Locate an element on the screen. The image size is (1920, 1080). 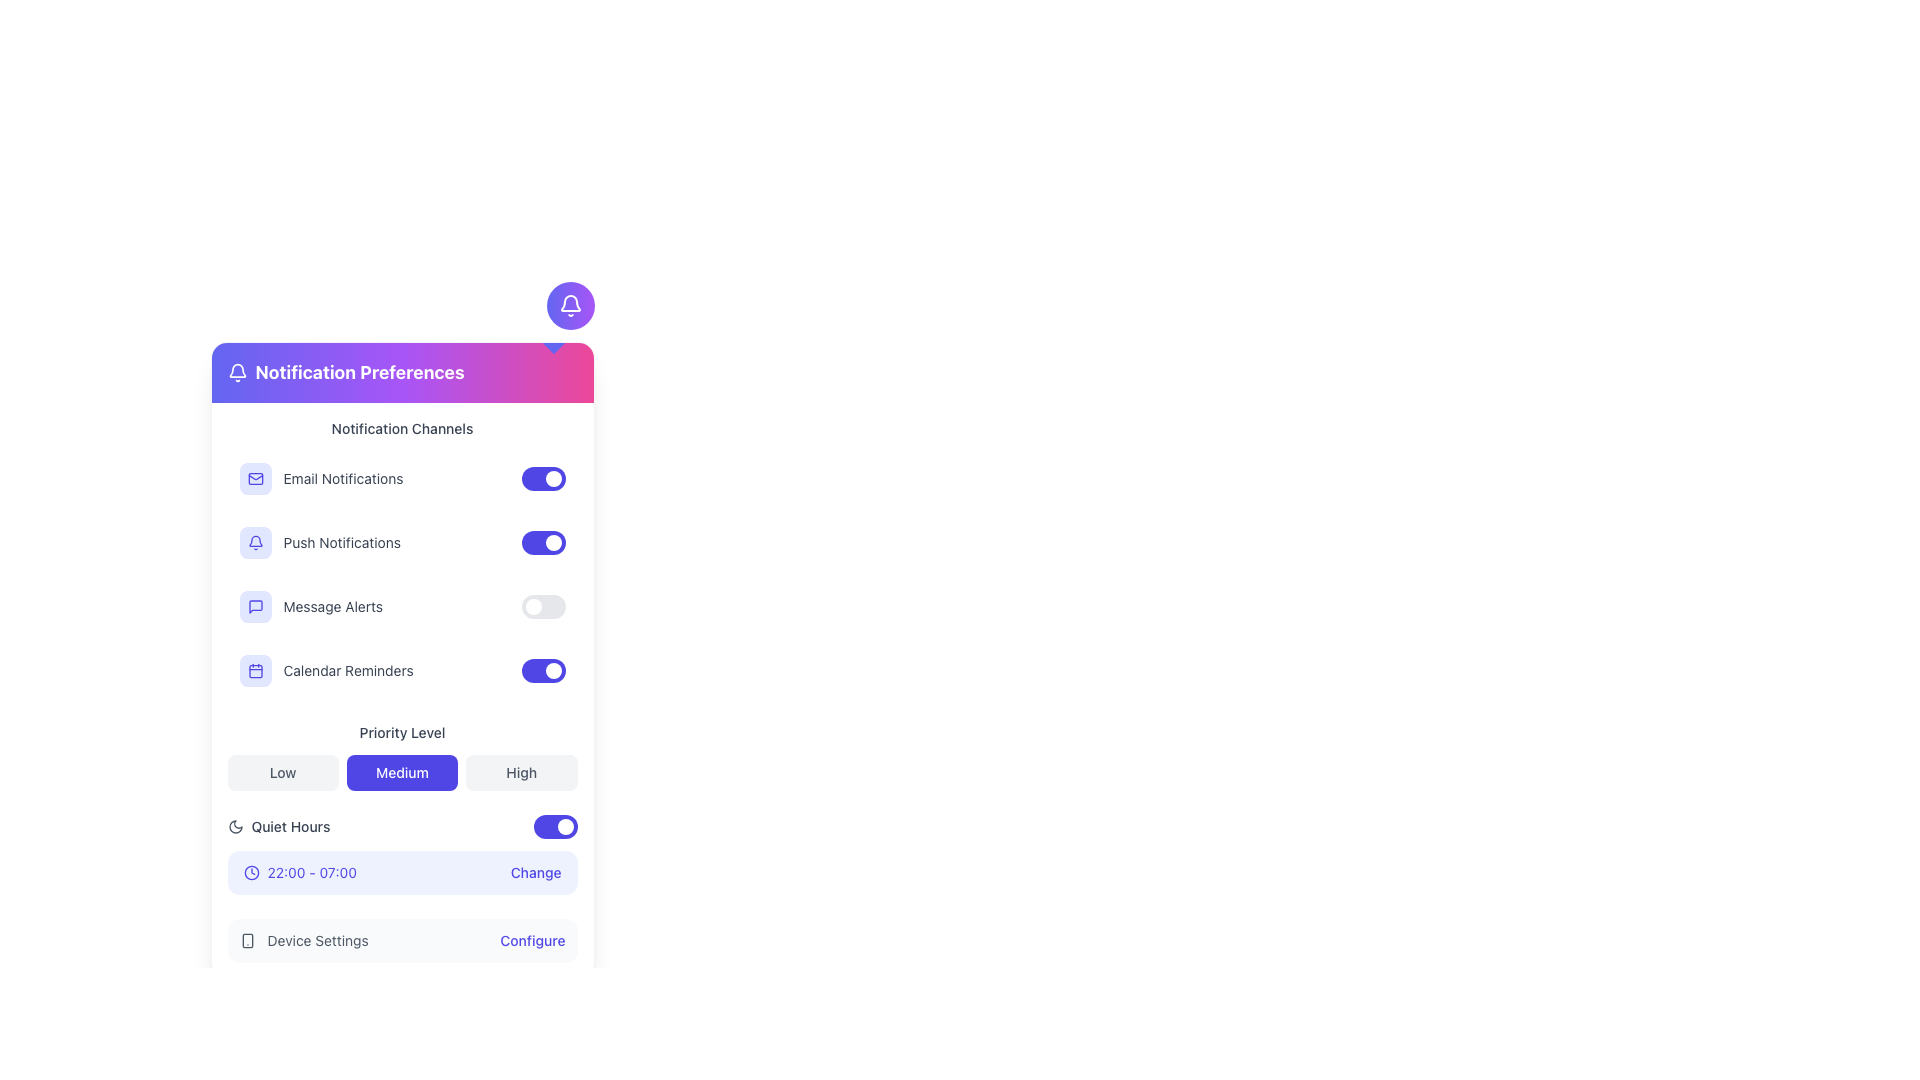
the toggle switch of the 'Push Notifications' option to change its notification state is located at coordinates (401, 574).